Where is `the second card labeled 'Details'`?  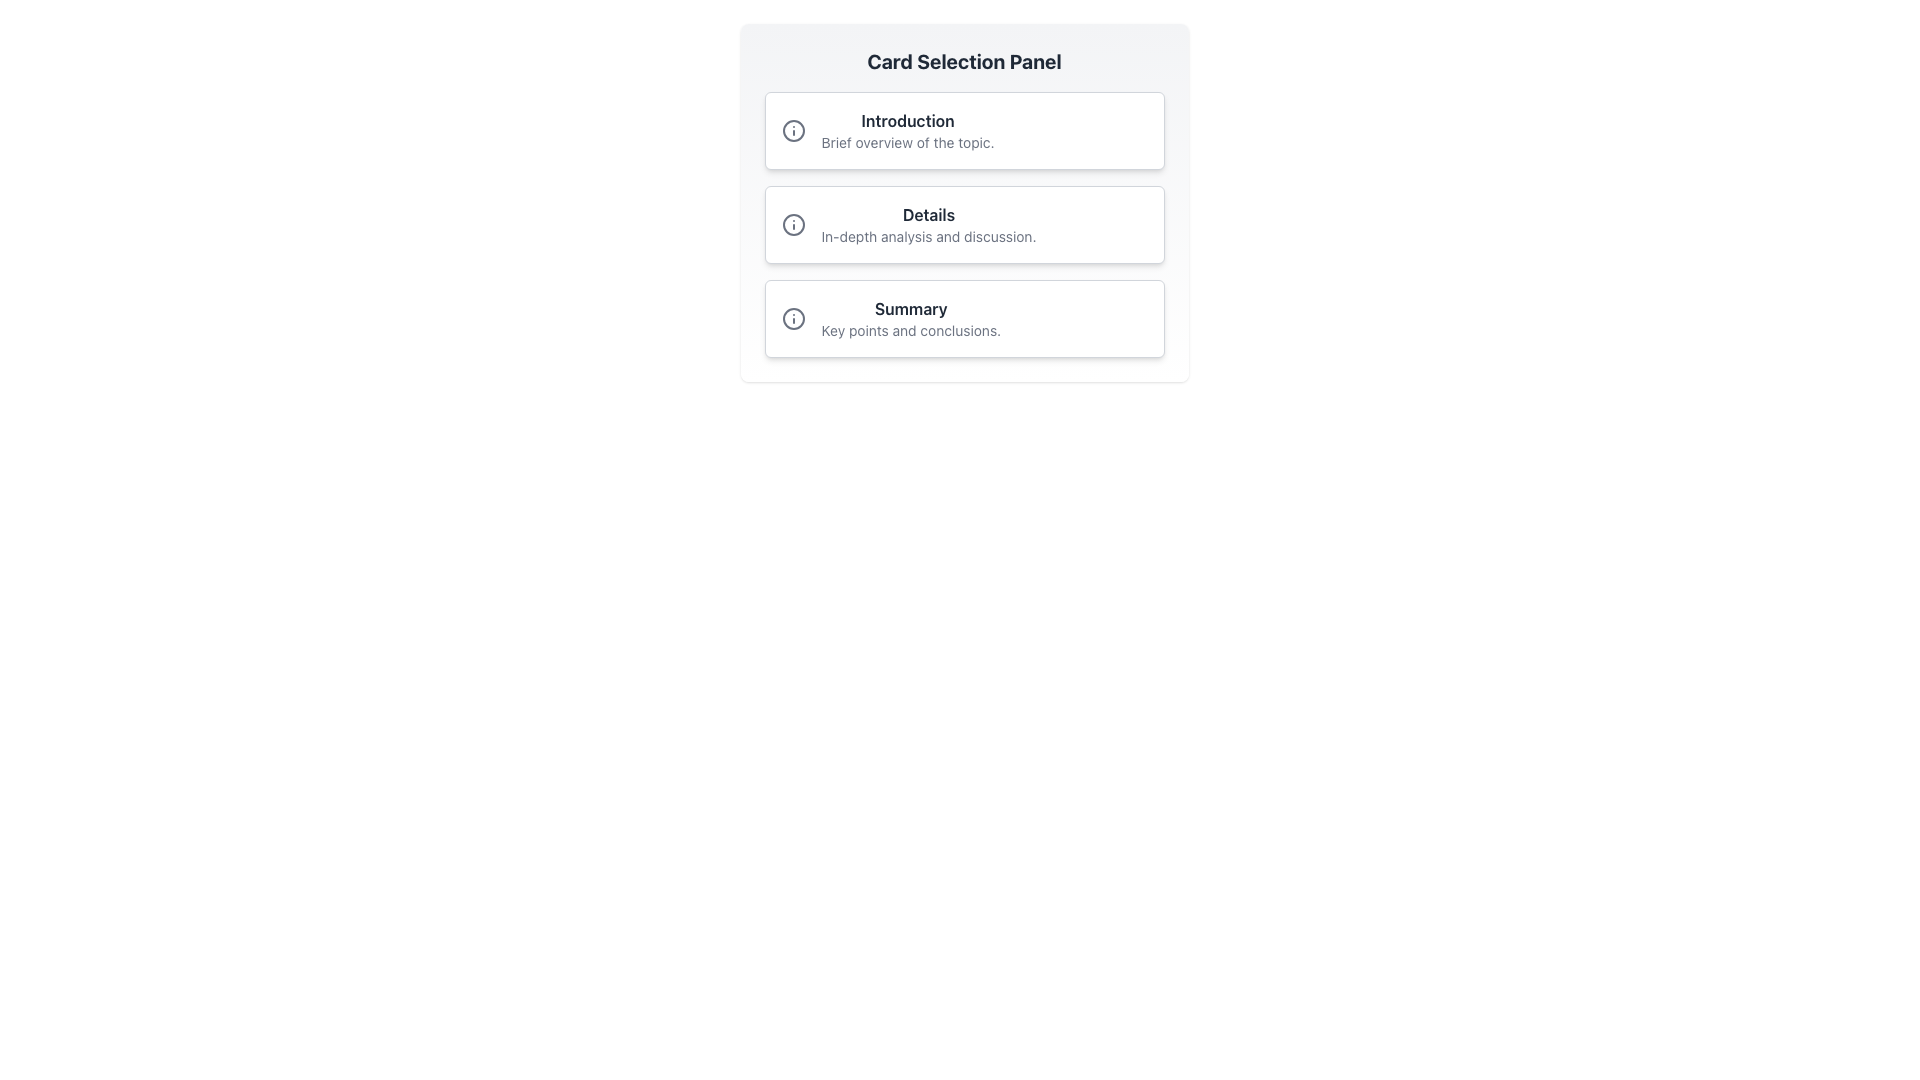 the second card labeled 'Details' is located at coordinates (964, 224).